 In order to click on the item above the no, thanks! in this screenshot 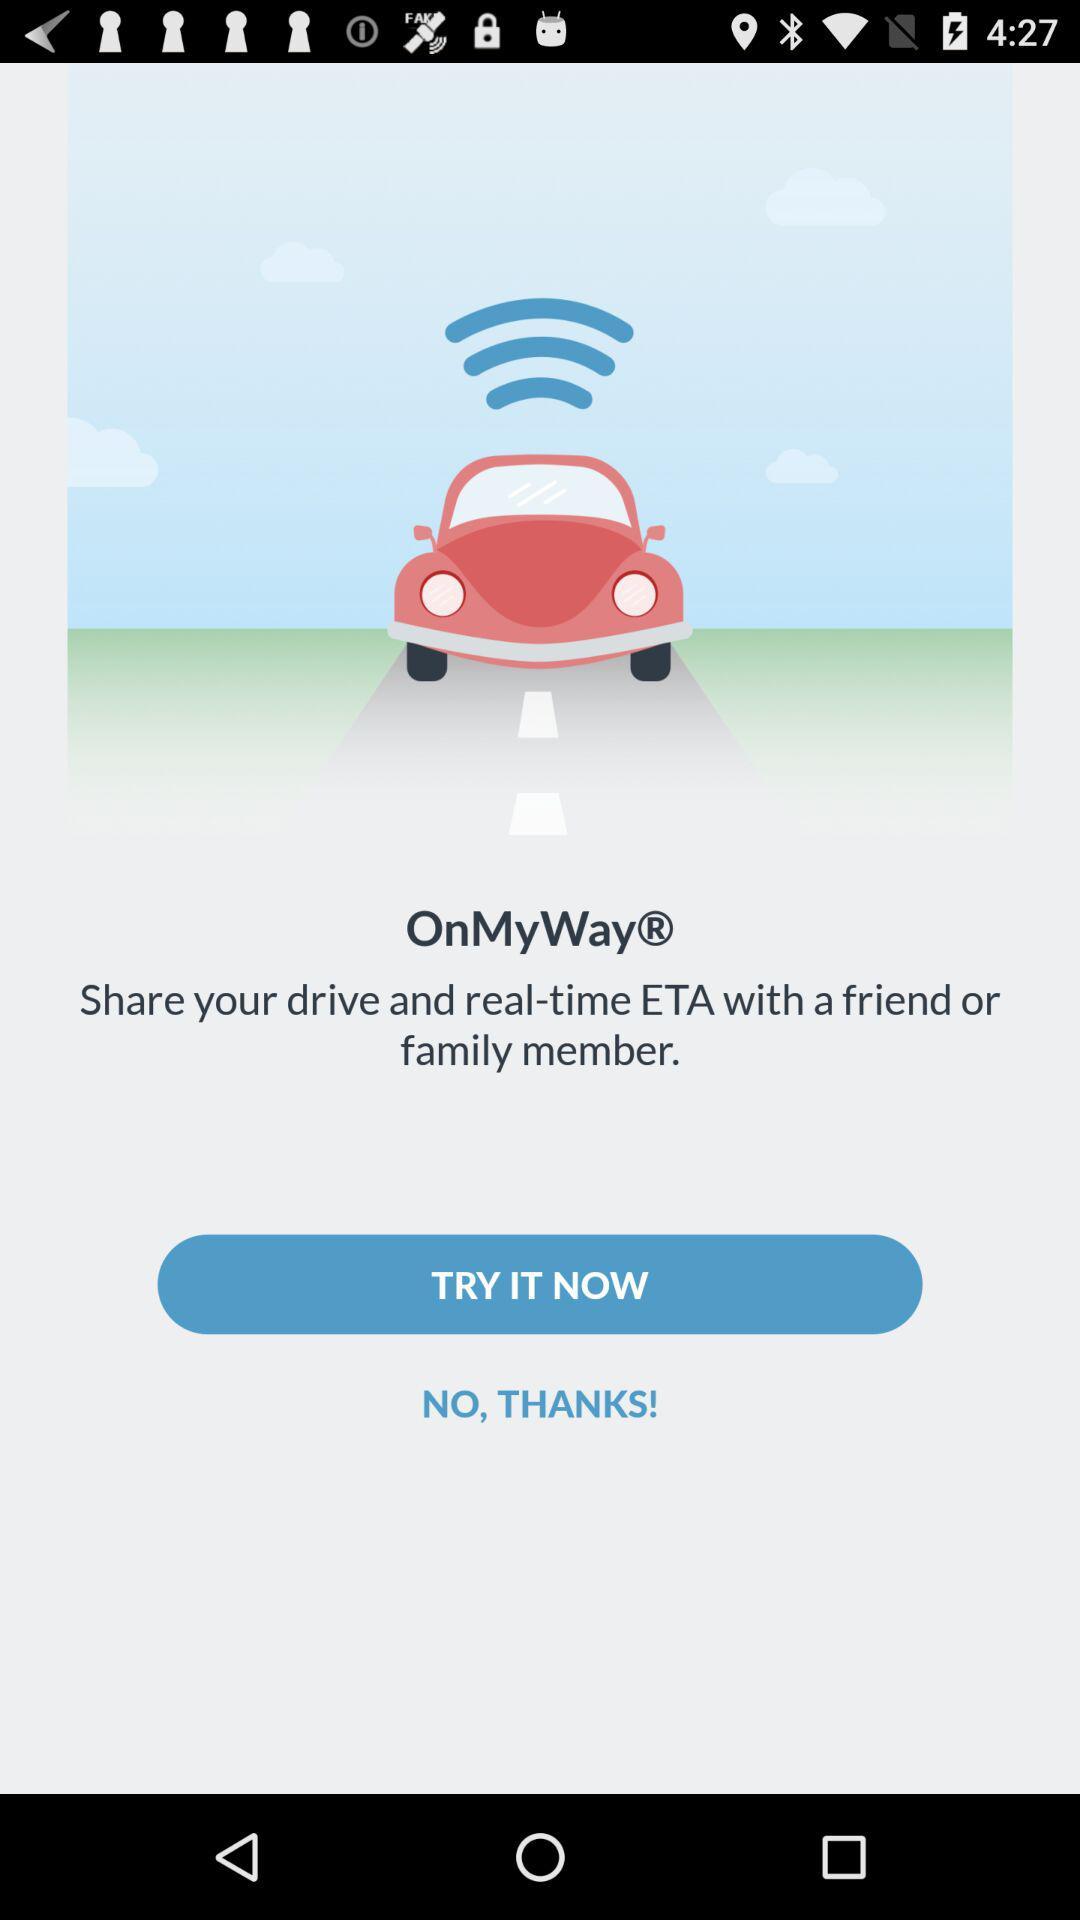, I will do `click(540, 1284)`.